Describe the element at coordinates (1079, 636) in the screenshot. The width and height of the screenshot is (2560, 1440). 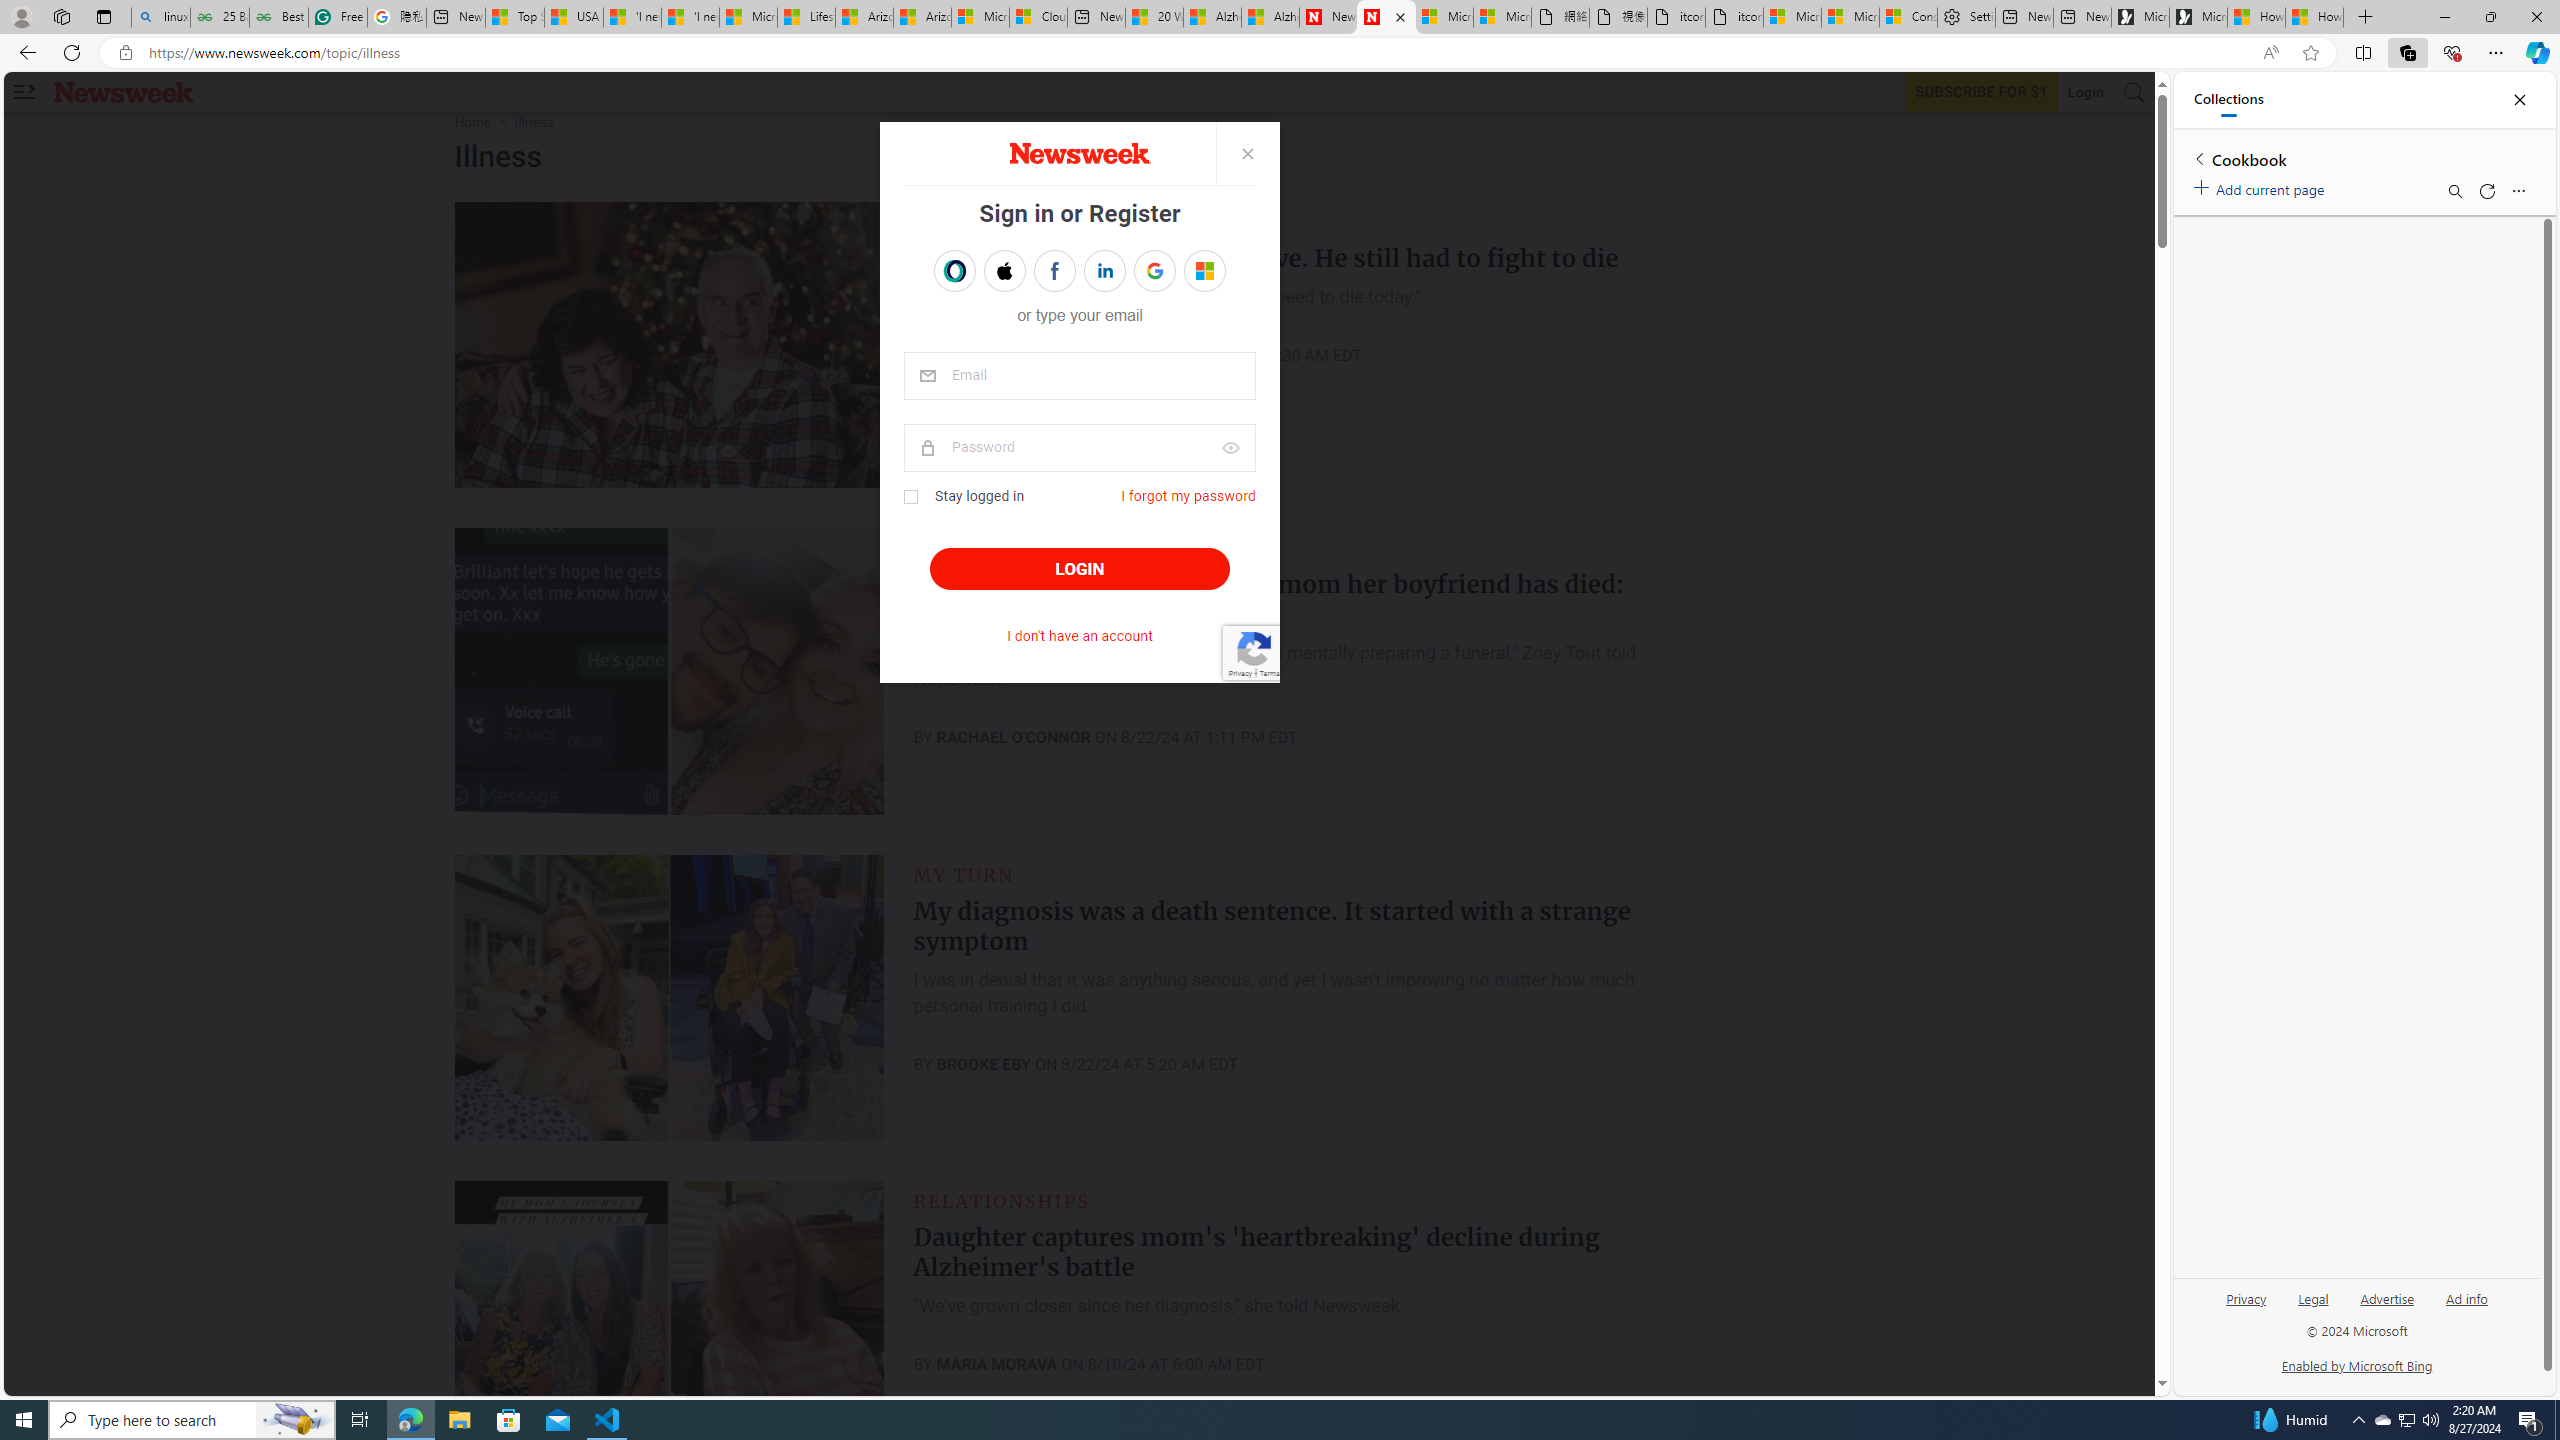
I see `'I don'` at that location.